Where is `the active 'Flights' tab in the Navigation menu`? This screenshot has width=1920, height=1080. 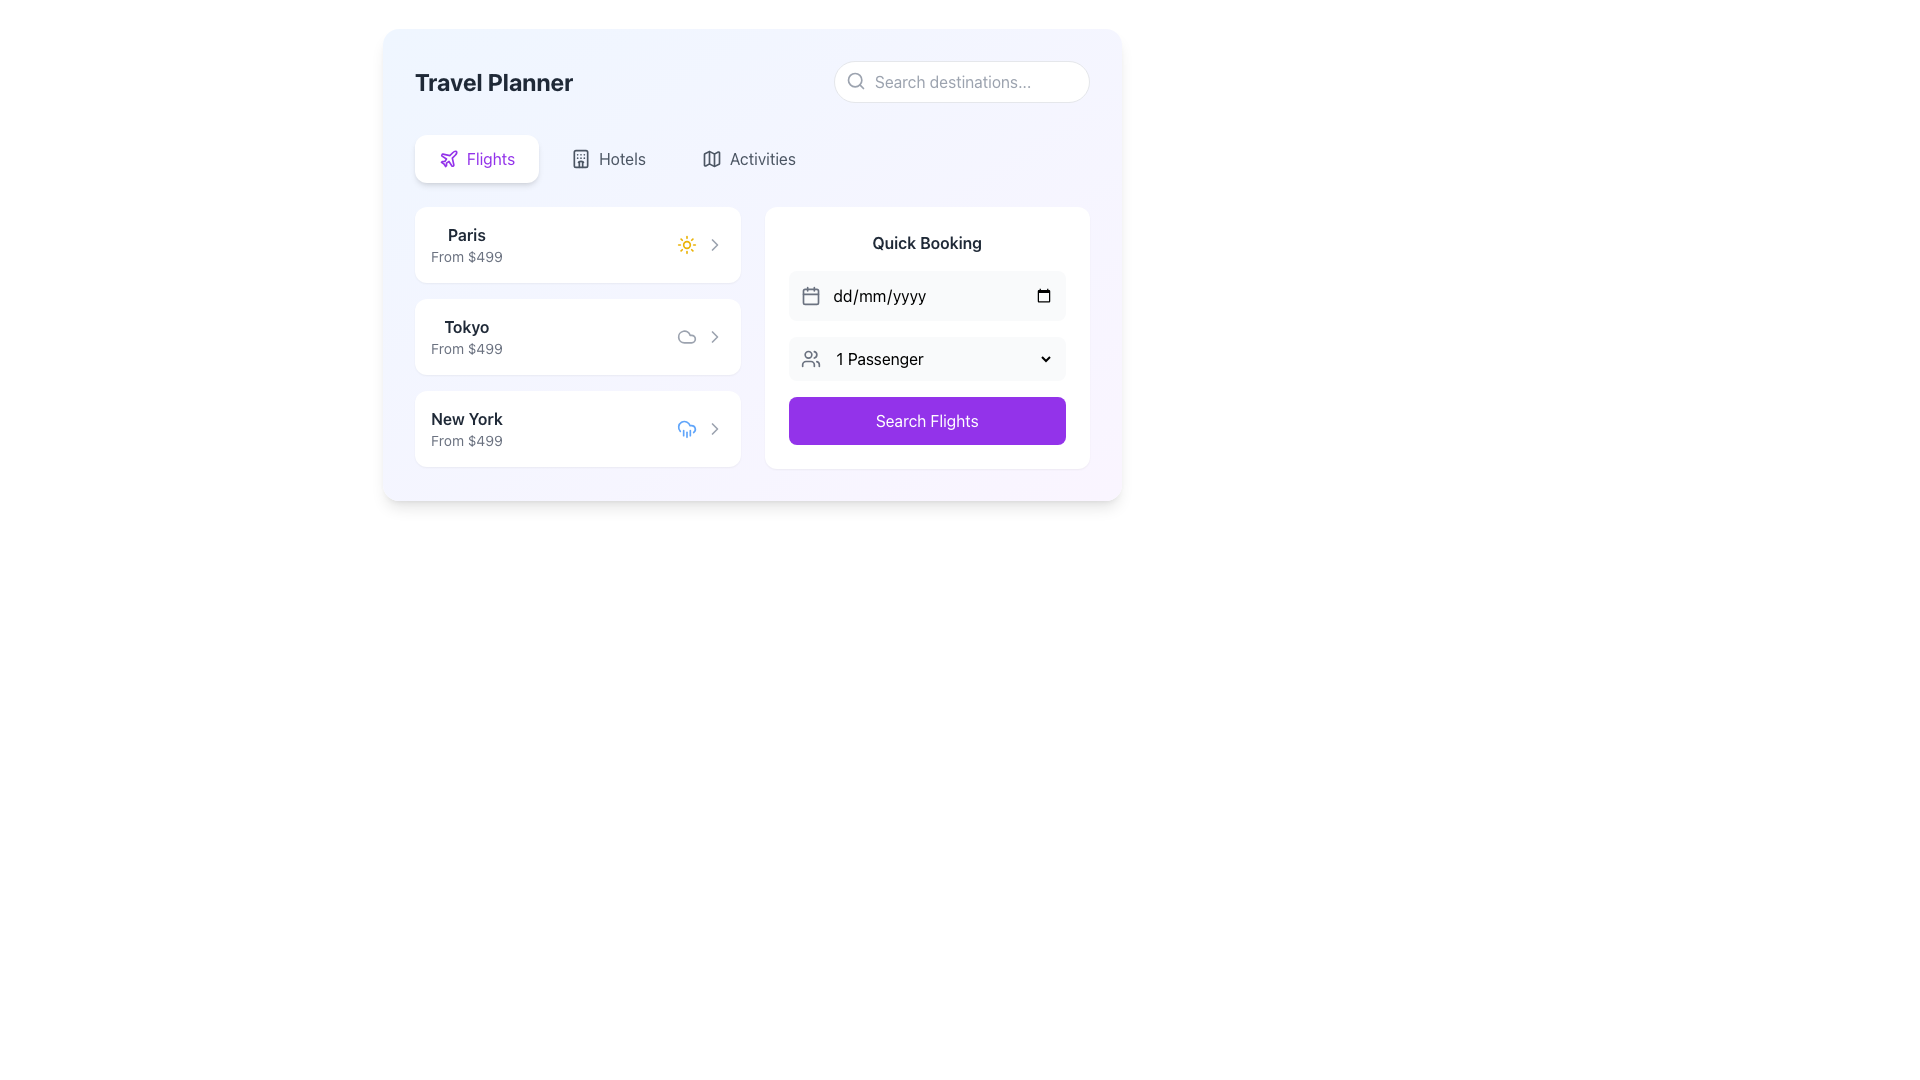
the active 'Flights' tab in the Navigation menu is located at coordinates (751, 157).